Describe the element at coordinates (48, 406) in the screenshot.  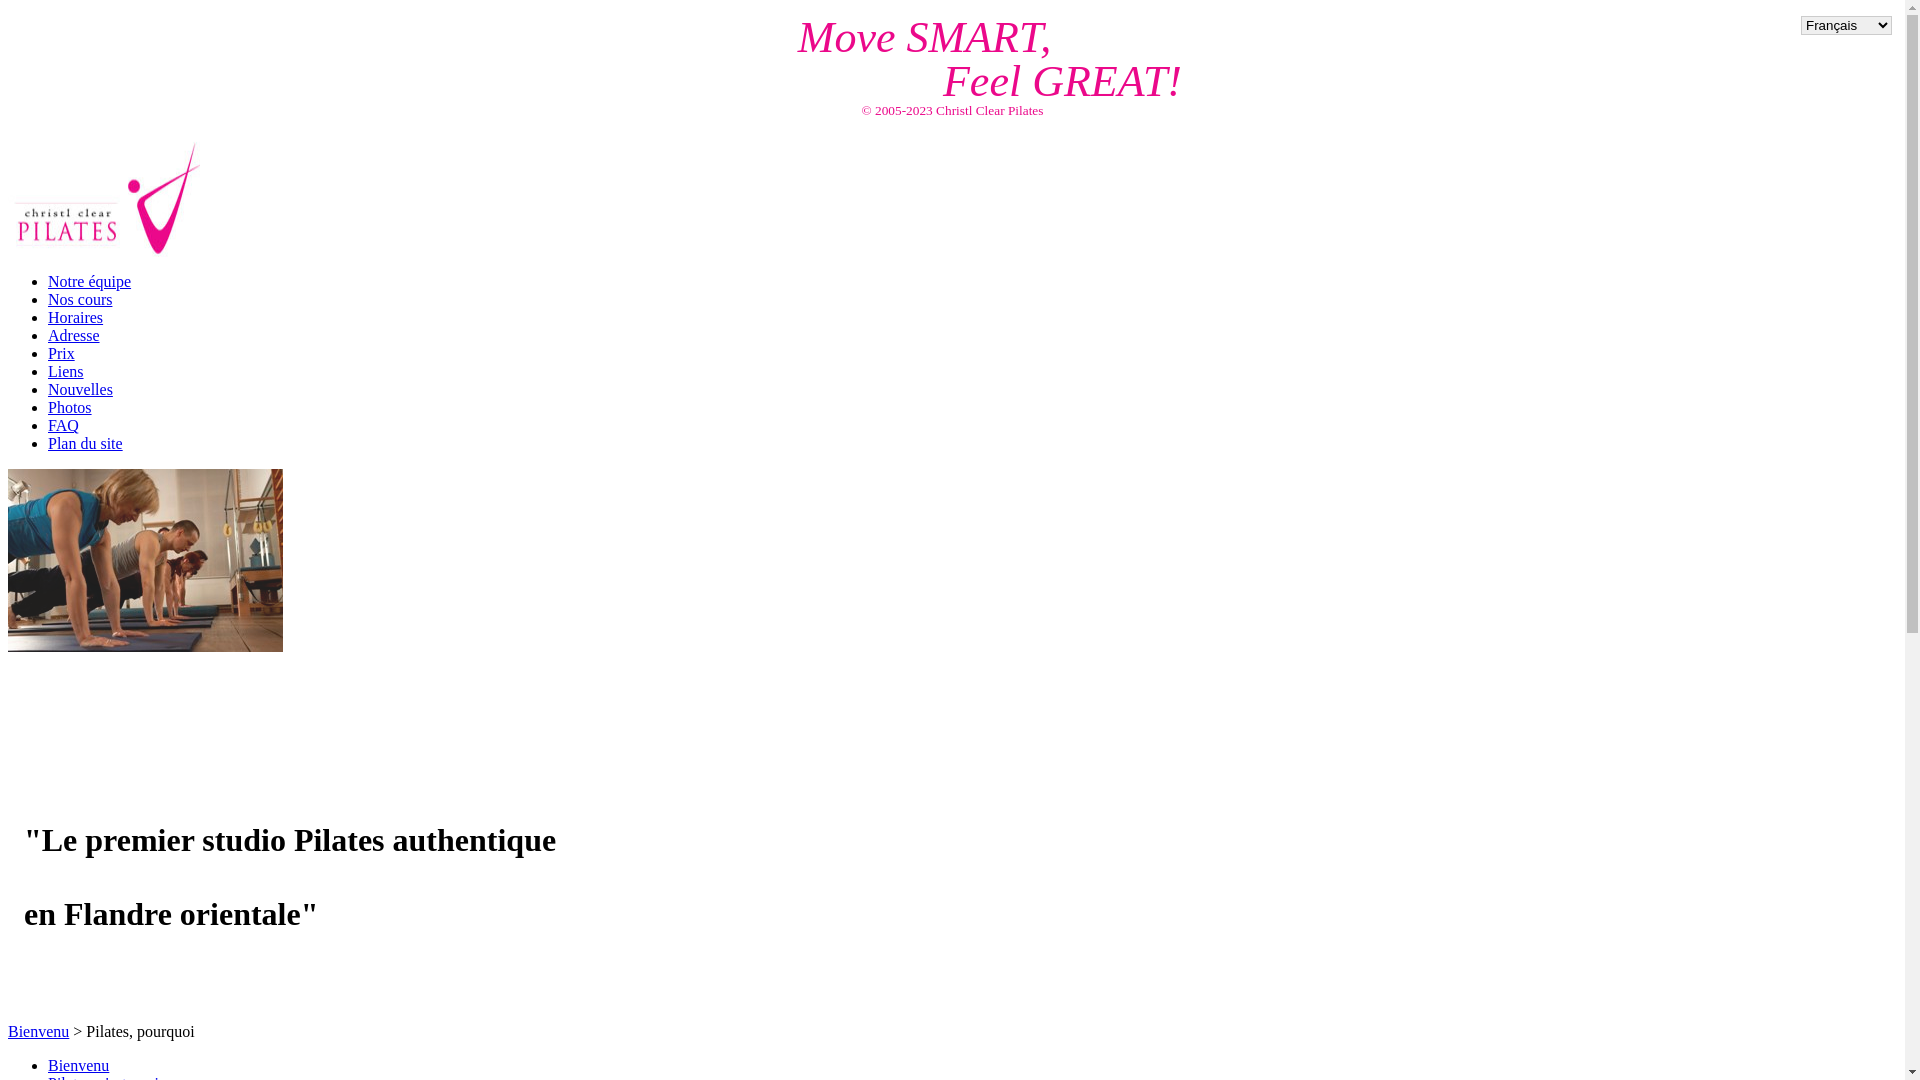
I see `'Photos'` at that location.